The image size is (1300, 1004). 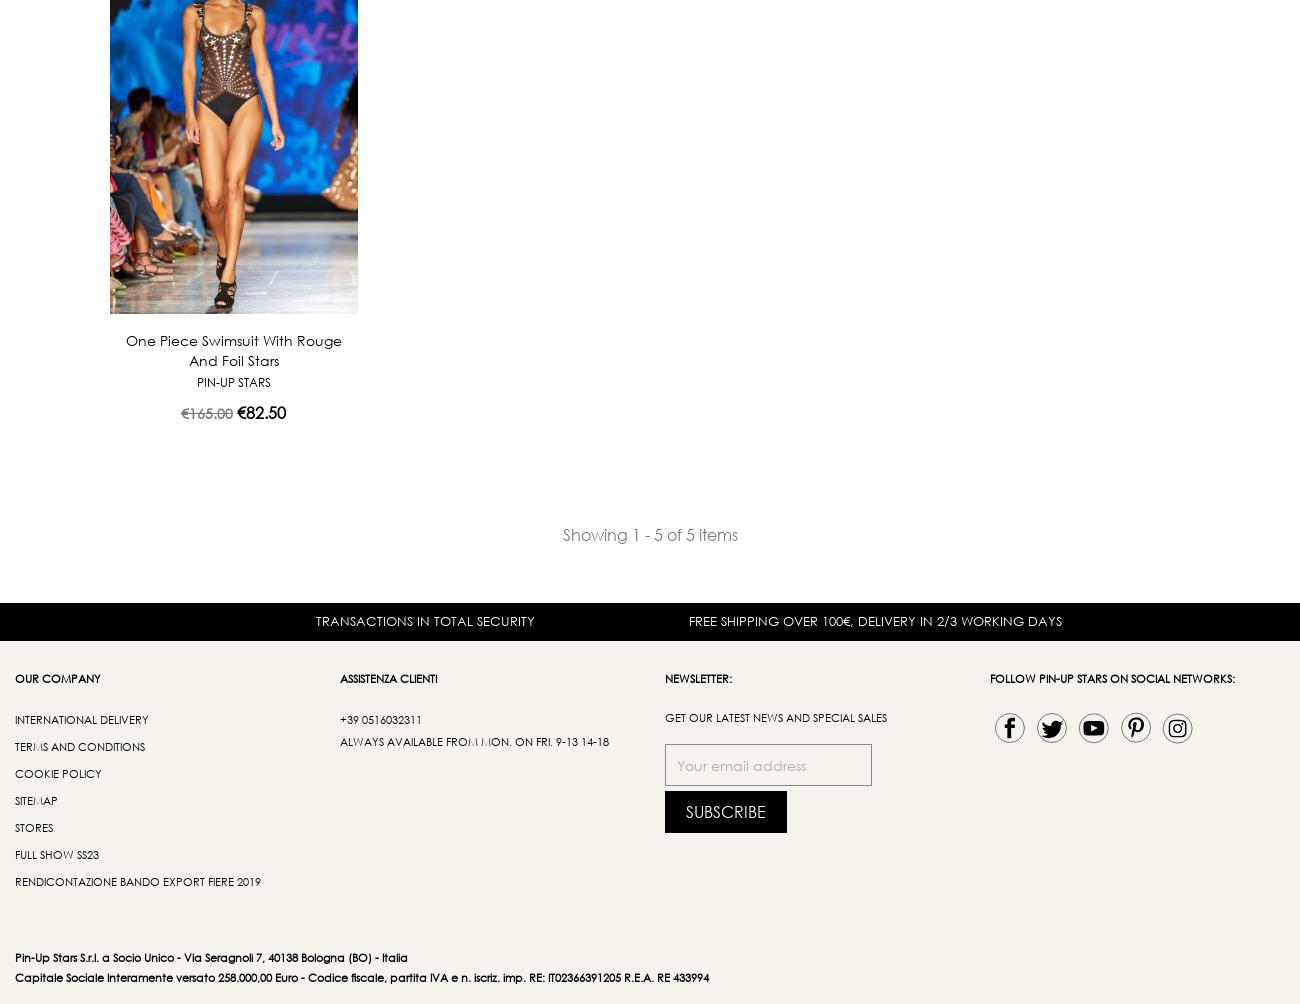 What do you see at coordinates (424, 620) in the screenshot?
I see `'TRANSACTIONS IN TOTAL SECURITY'` at bounding box center [424, 620].